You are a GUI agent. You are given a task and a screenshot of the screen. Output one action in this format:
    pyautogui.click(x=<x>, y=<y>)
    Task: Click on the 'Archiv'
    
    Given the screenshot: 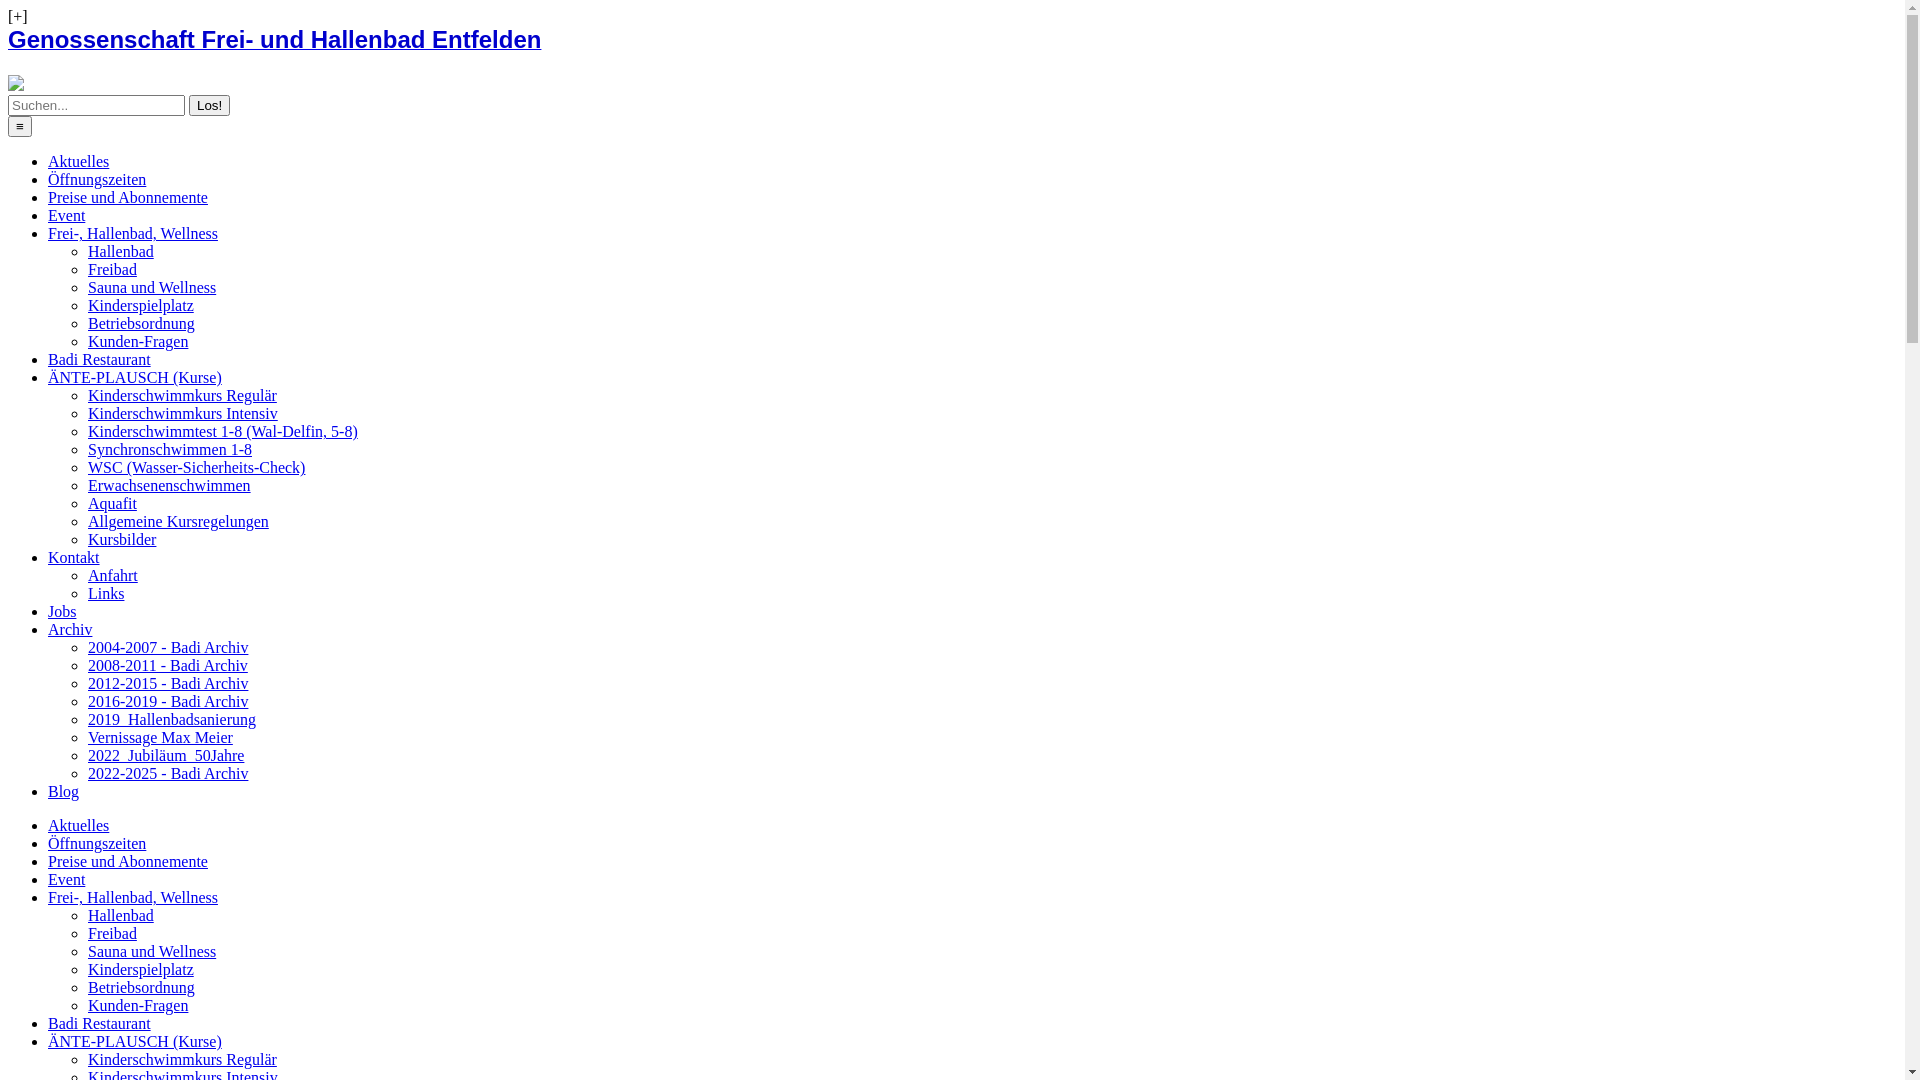 What is the action you would take?
    pyautogui.click(x=70, y=628)
    